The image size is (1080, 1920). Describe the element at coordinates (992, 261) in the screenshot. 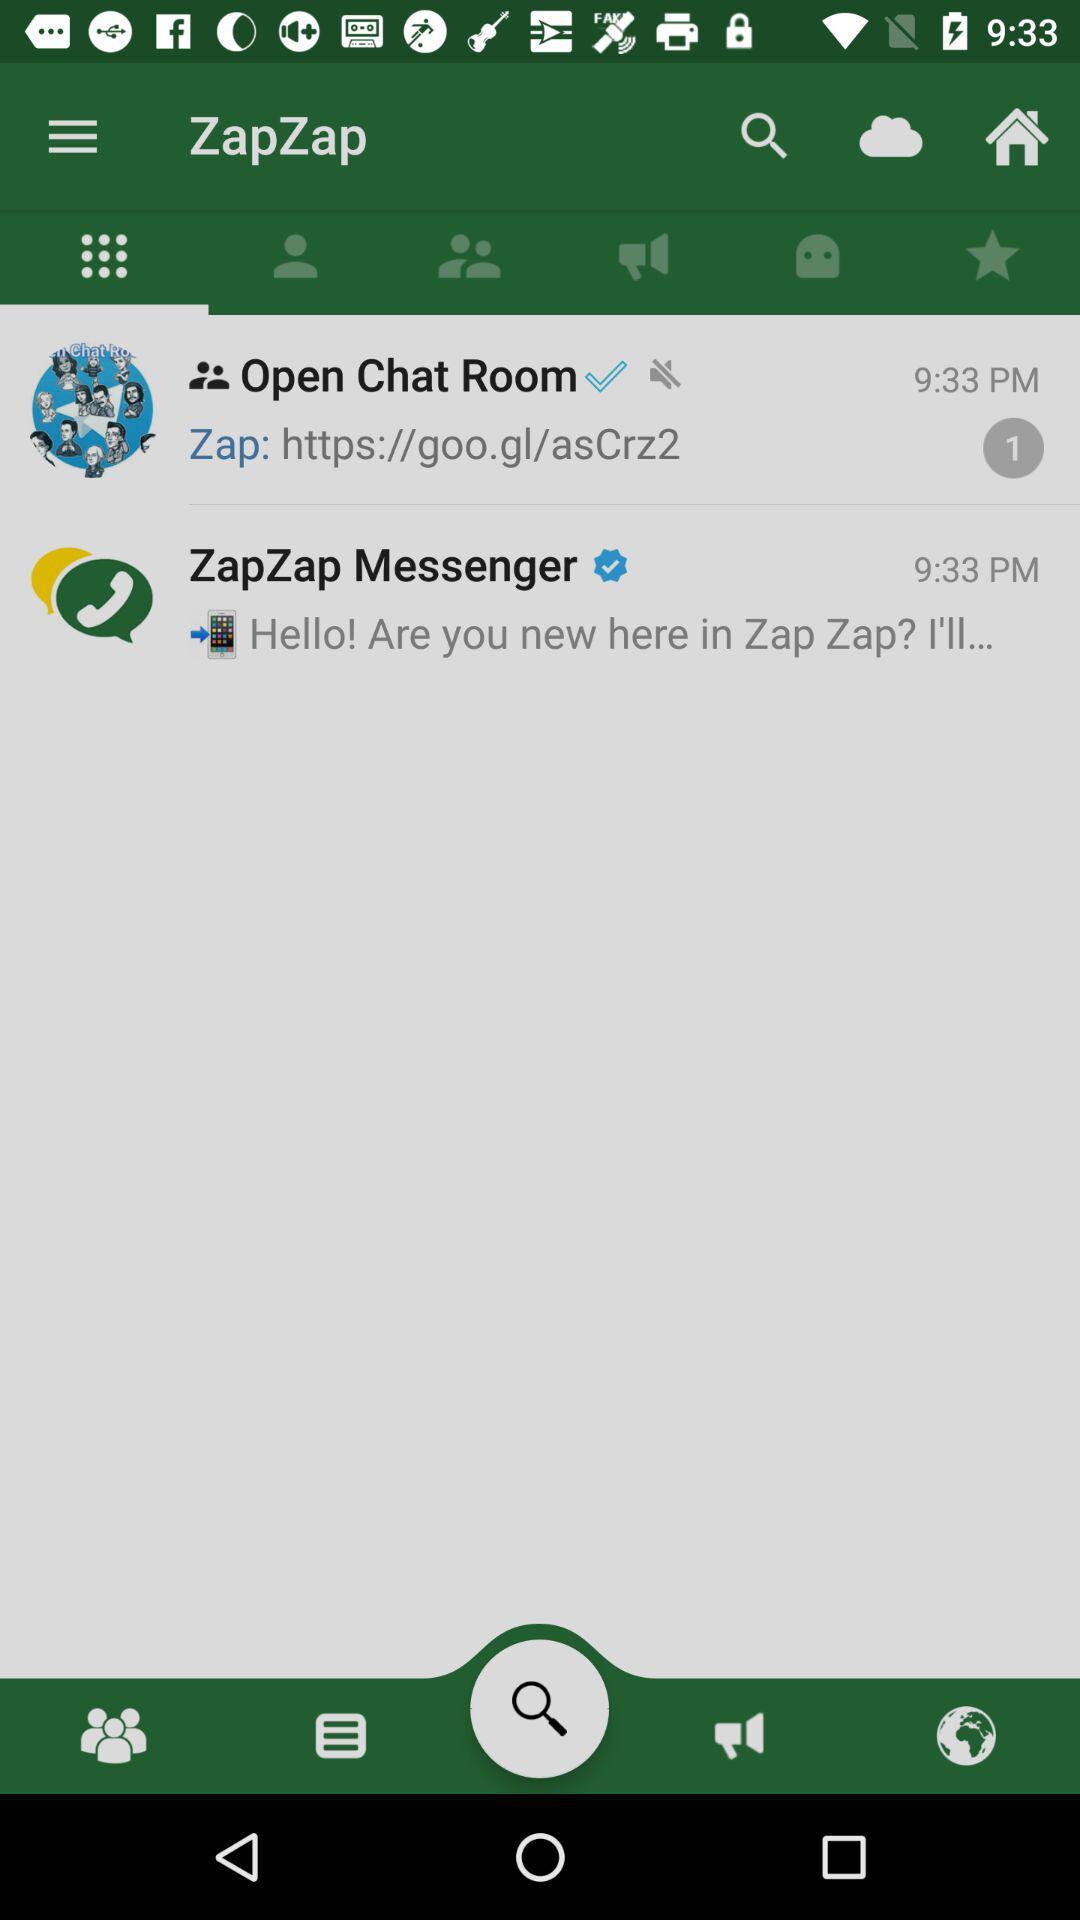

I see `the star icon` at that location.